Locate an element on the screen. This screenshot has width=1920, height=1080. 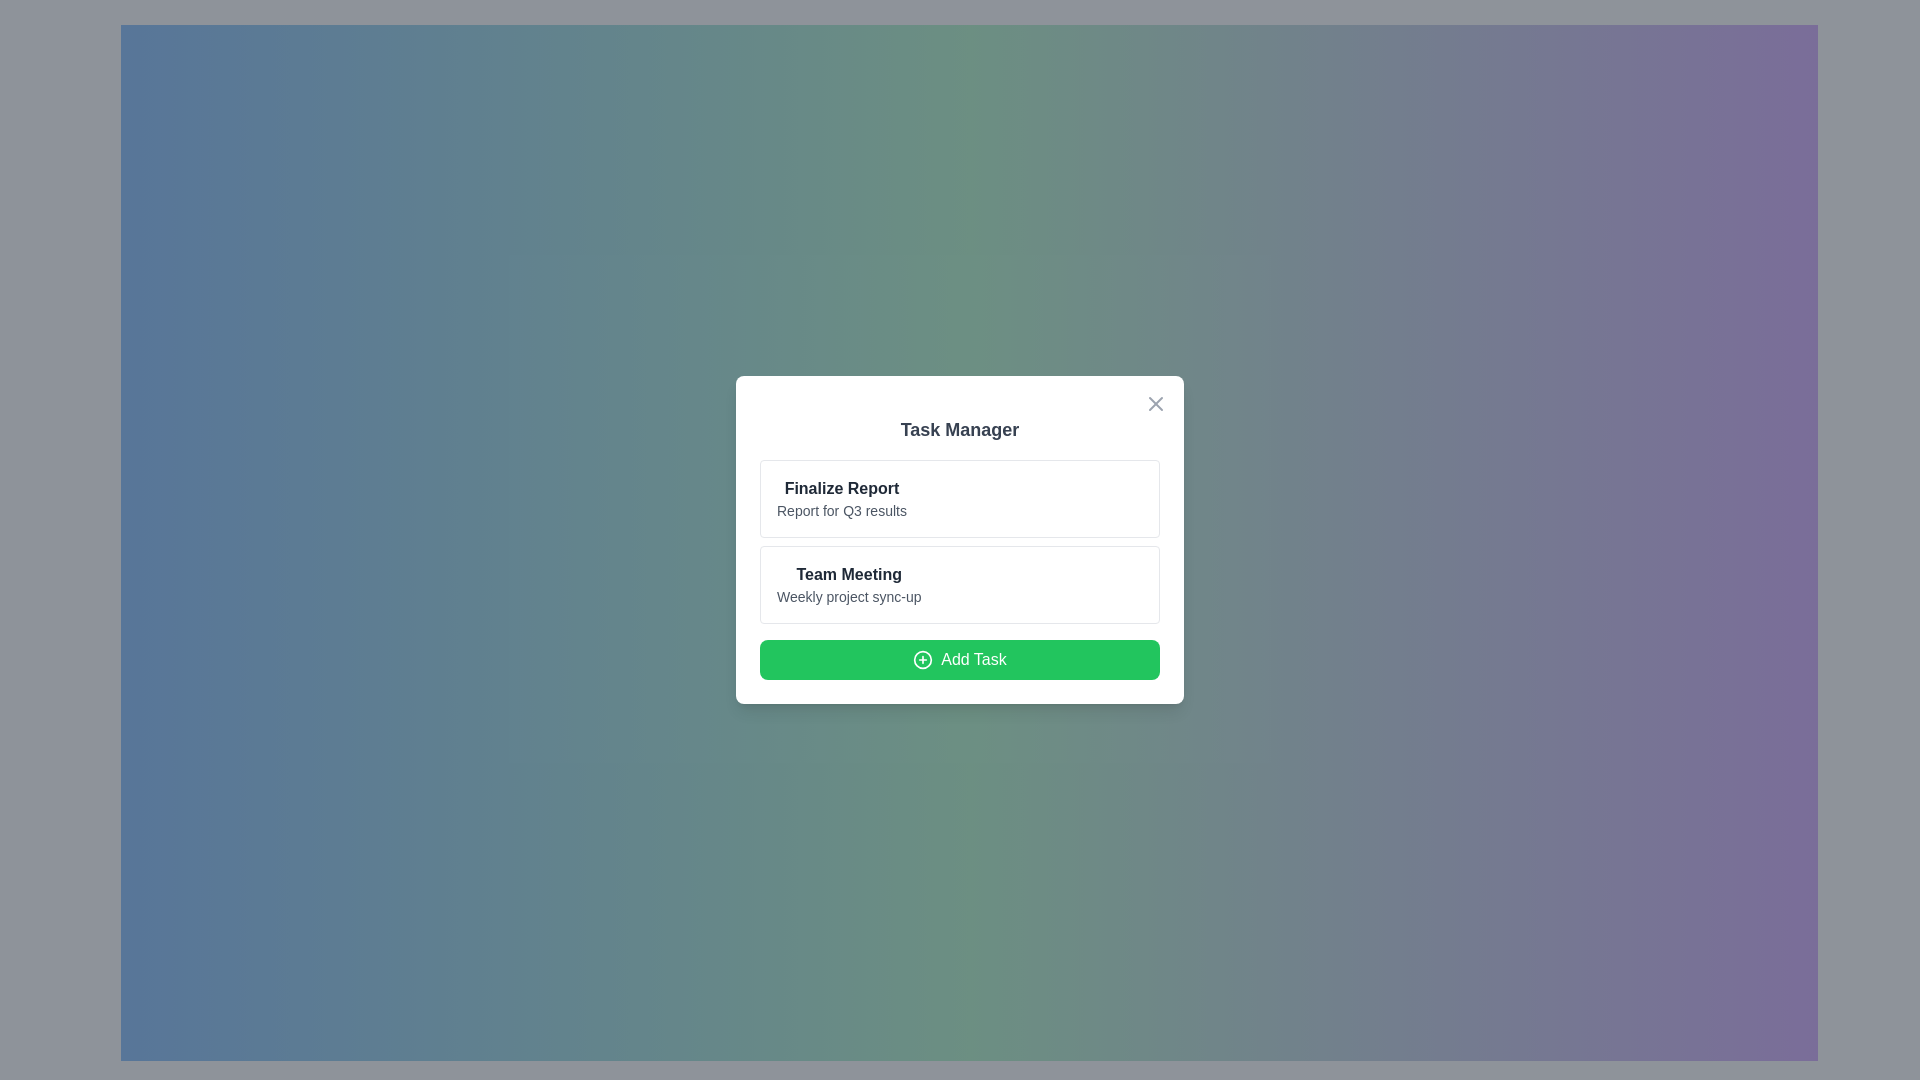
text content of the task entry labeled 'Team Meeting' with the sub-description 'Weekly project sync-up', located in the lower half of the task management interface is located at coordinates (849, 585).